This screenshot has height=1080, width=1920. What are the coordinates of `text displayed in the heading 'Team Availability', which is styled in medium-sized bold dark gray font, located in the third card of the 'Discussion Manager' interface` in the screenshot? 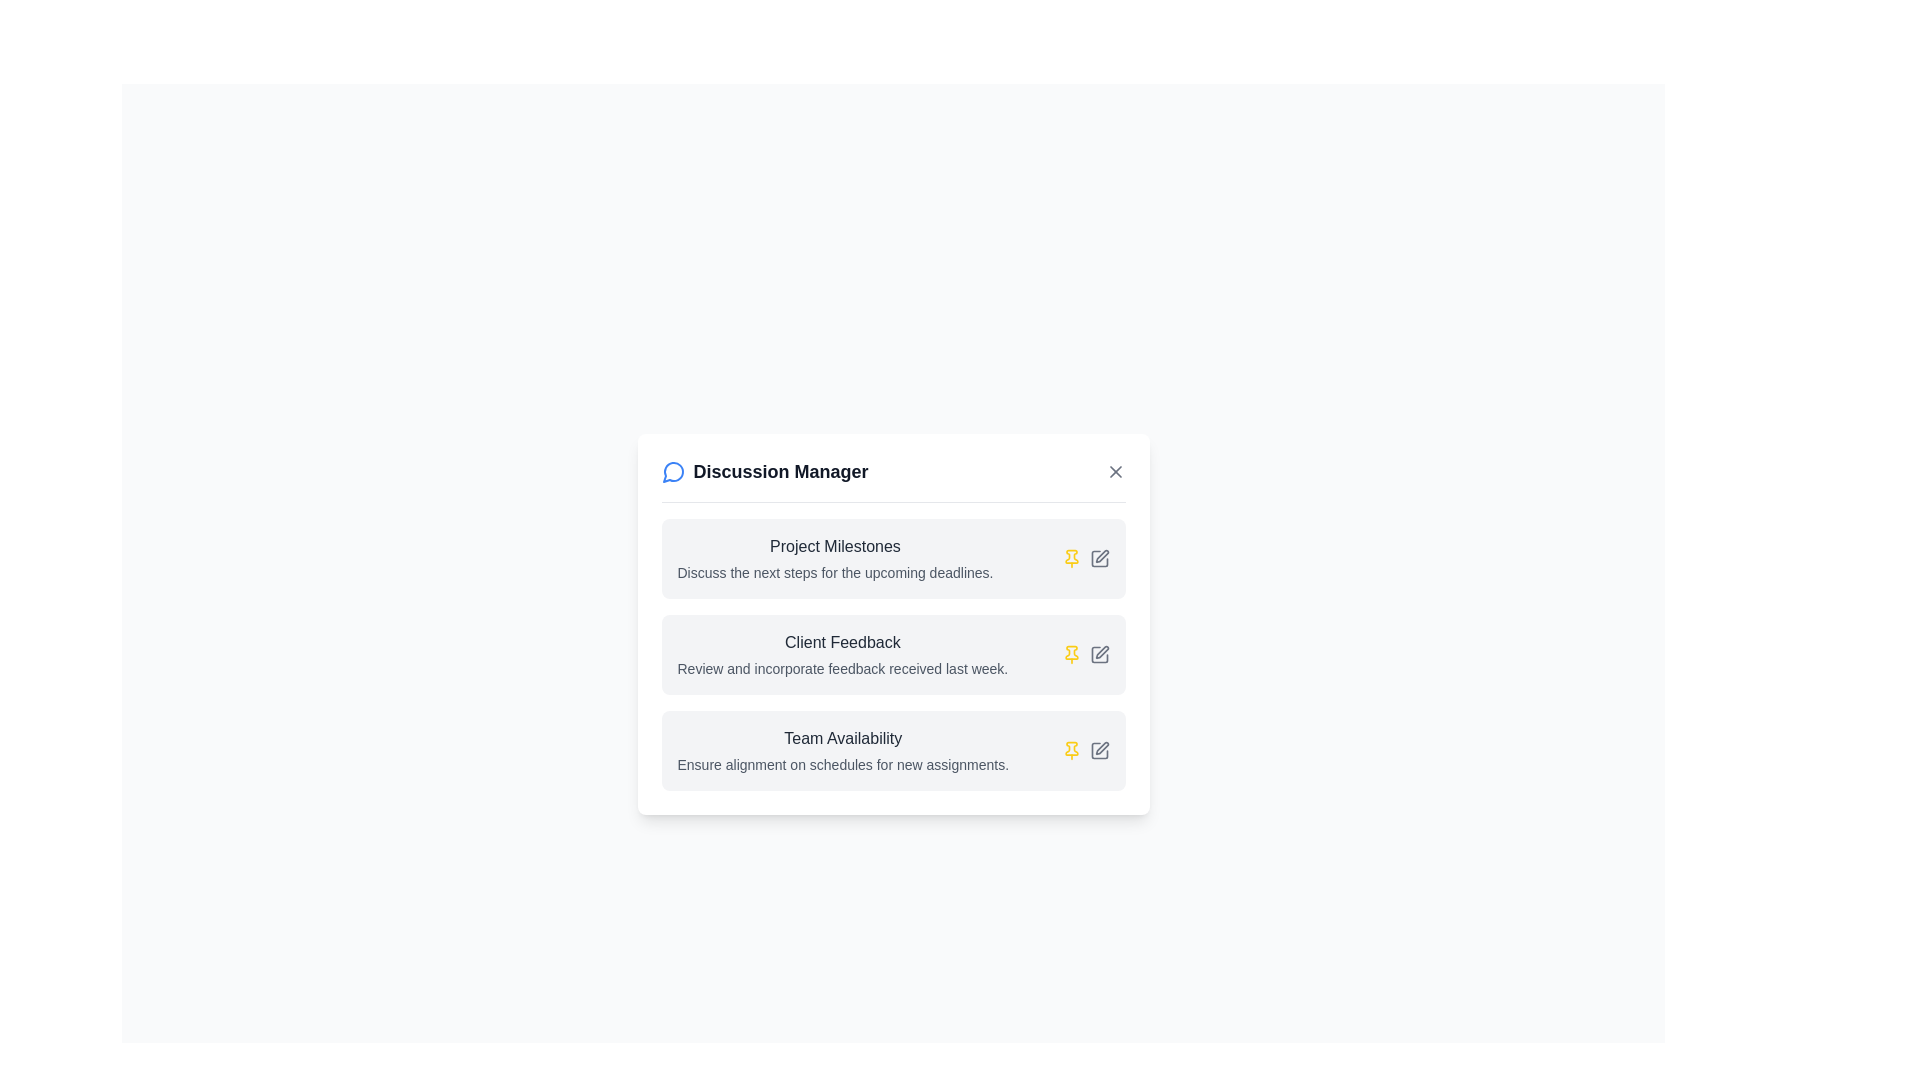 It's located at (843, 738).